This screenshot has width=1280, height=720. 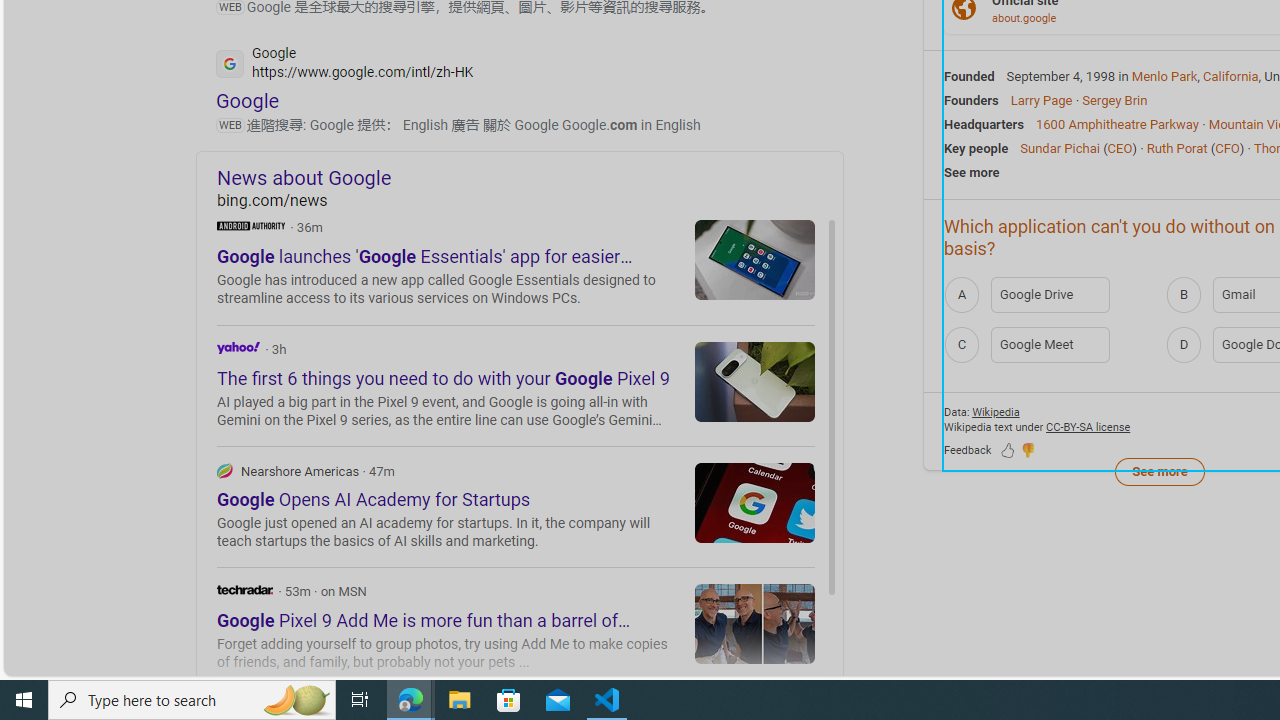 What do you see at coordinates (410, 698) in the screenshot?
I see `'Microsoft Edge - 2 running windows'` at bounding box center [410, 698].